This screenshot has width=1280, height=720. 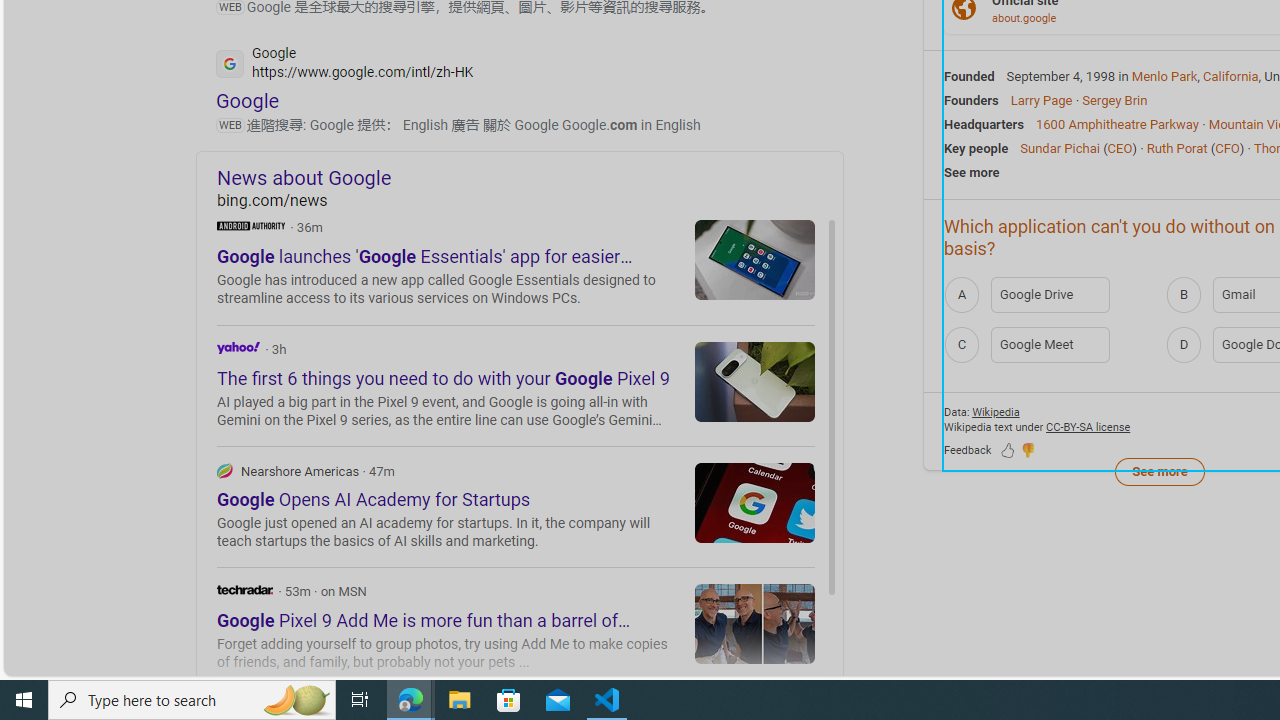 What do you see at coordinates (410, 698) in the screenshot?
I see `'Microsoft Edge - 2 running windows'` at bounding box center [410, 698].